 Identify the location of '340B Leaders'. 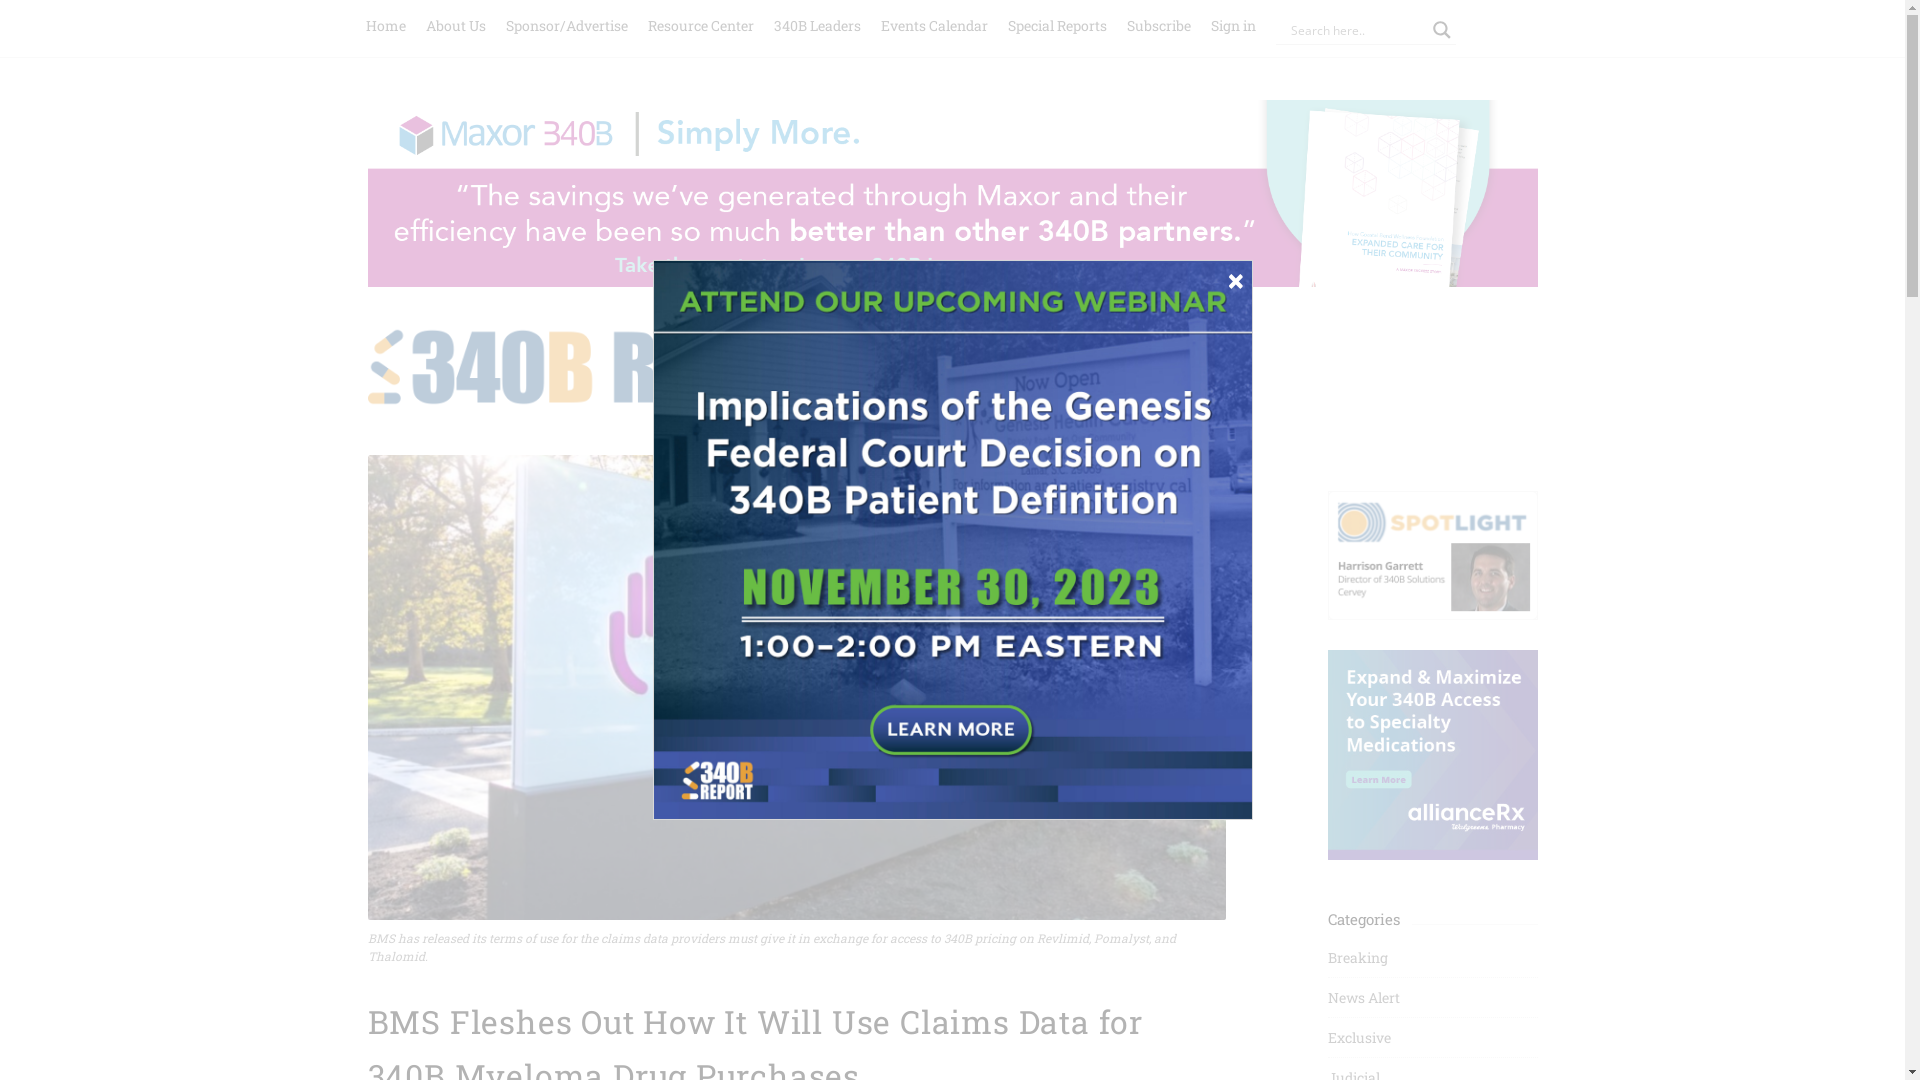
(762, 24).